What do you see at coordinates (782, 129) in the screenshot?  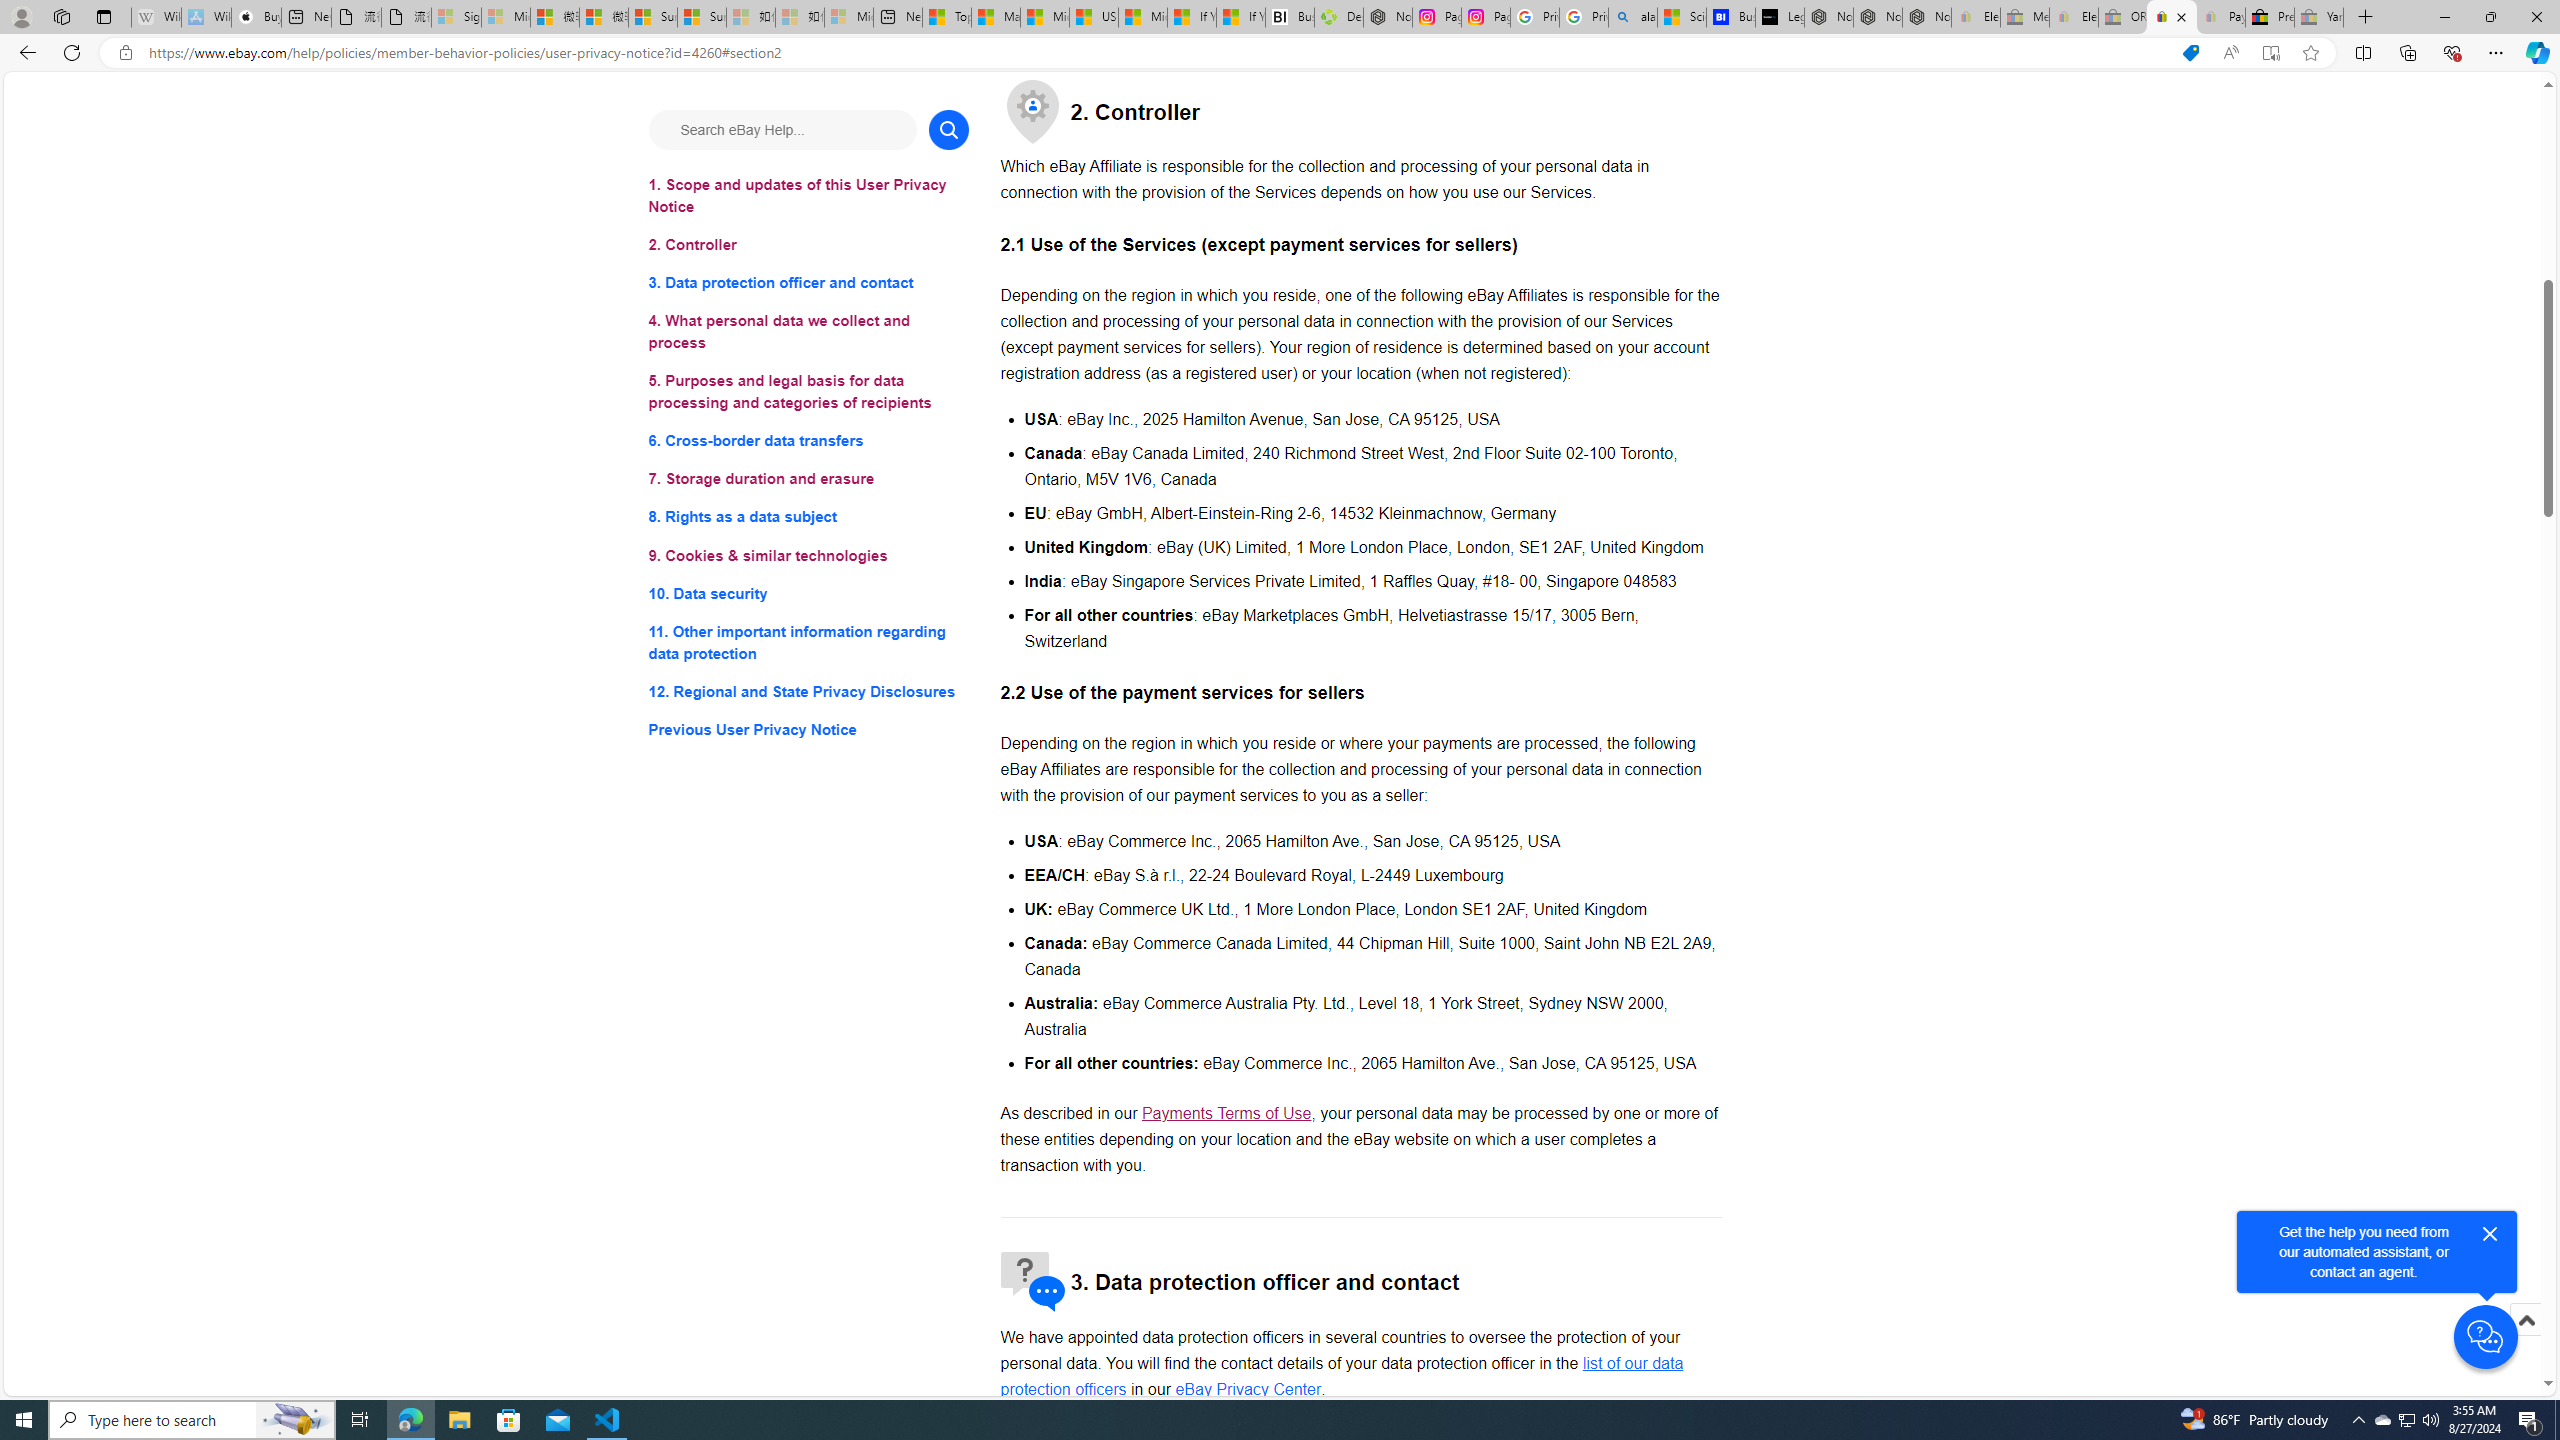 I see `'Search eBay Help...'` at bounding box center [782, 129].